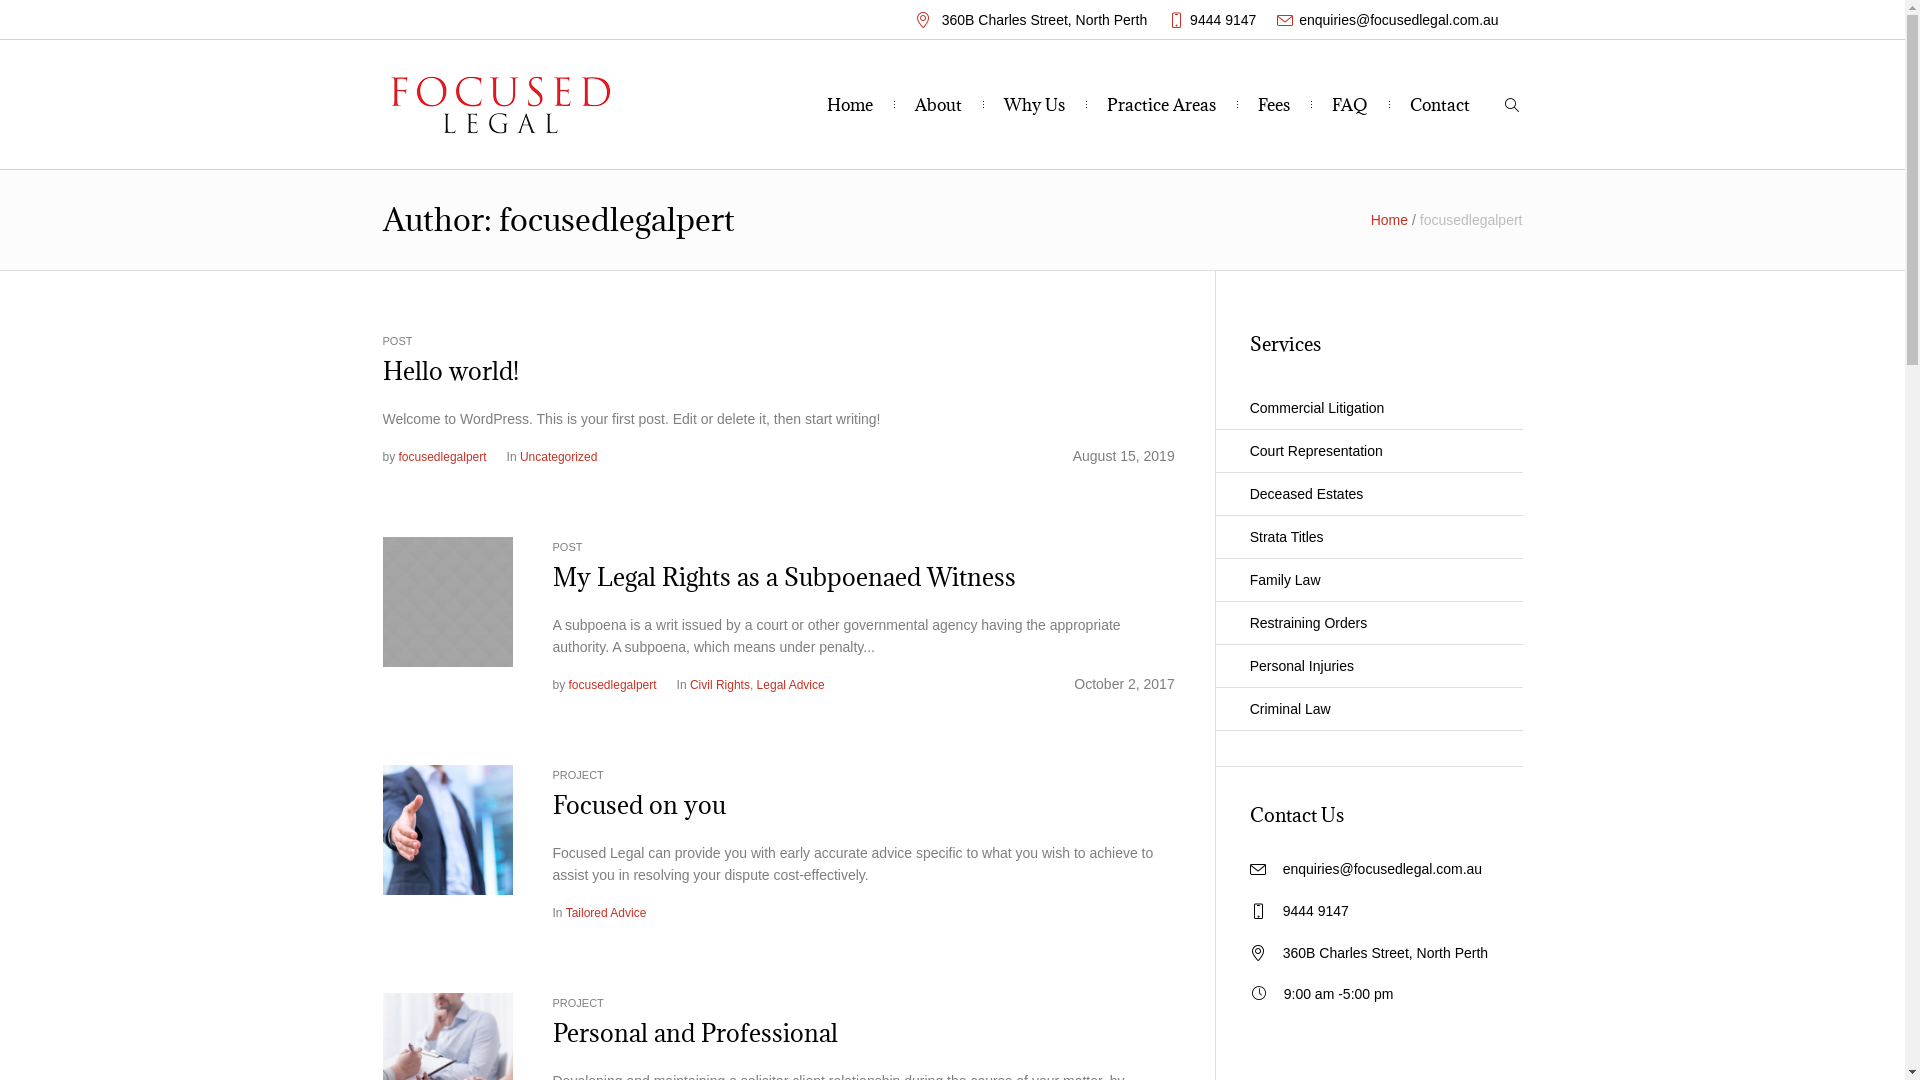 The width and height of the screenshot is (1920, 1080). Describe the element at coordinates (937, 104) in the screenshot. I see `'About'` at that location.